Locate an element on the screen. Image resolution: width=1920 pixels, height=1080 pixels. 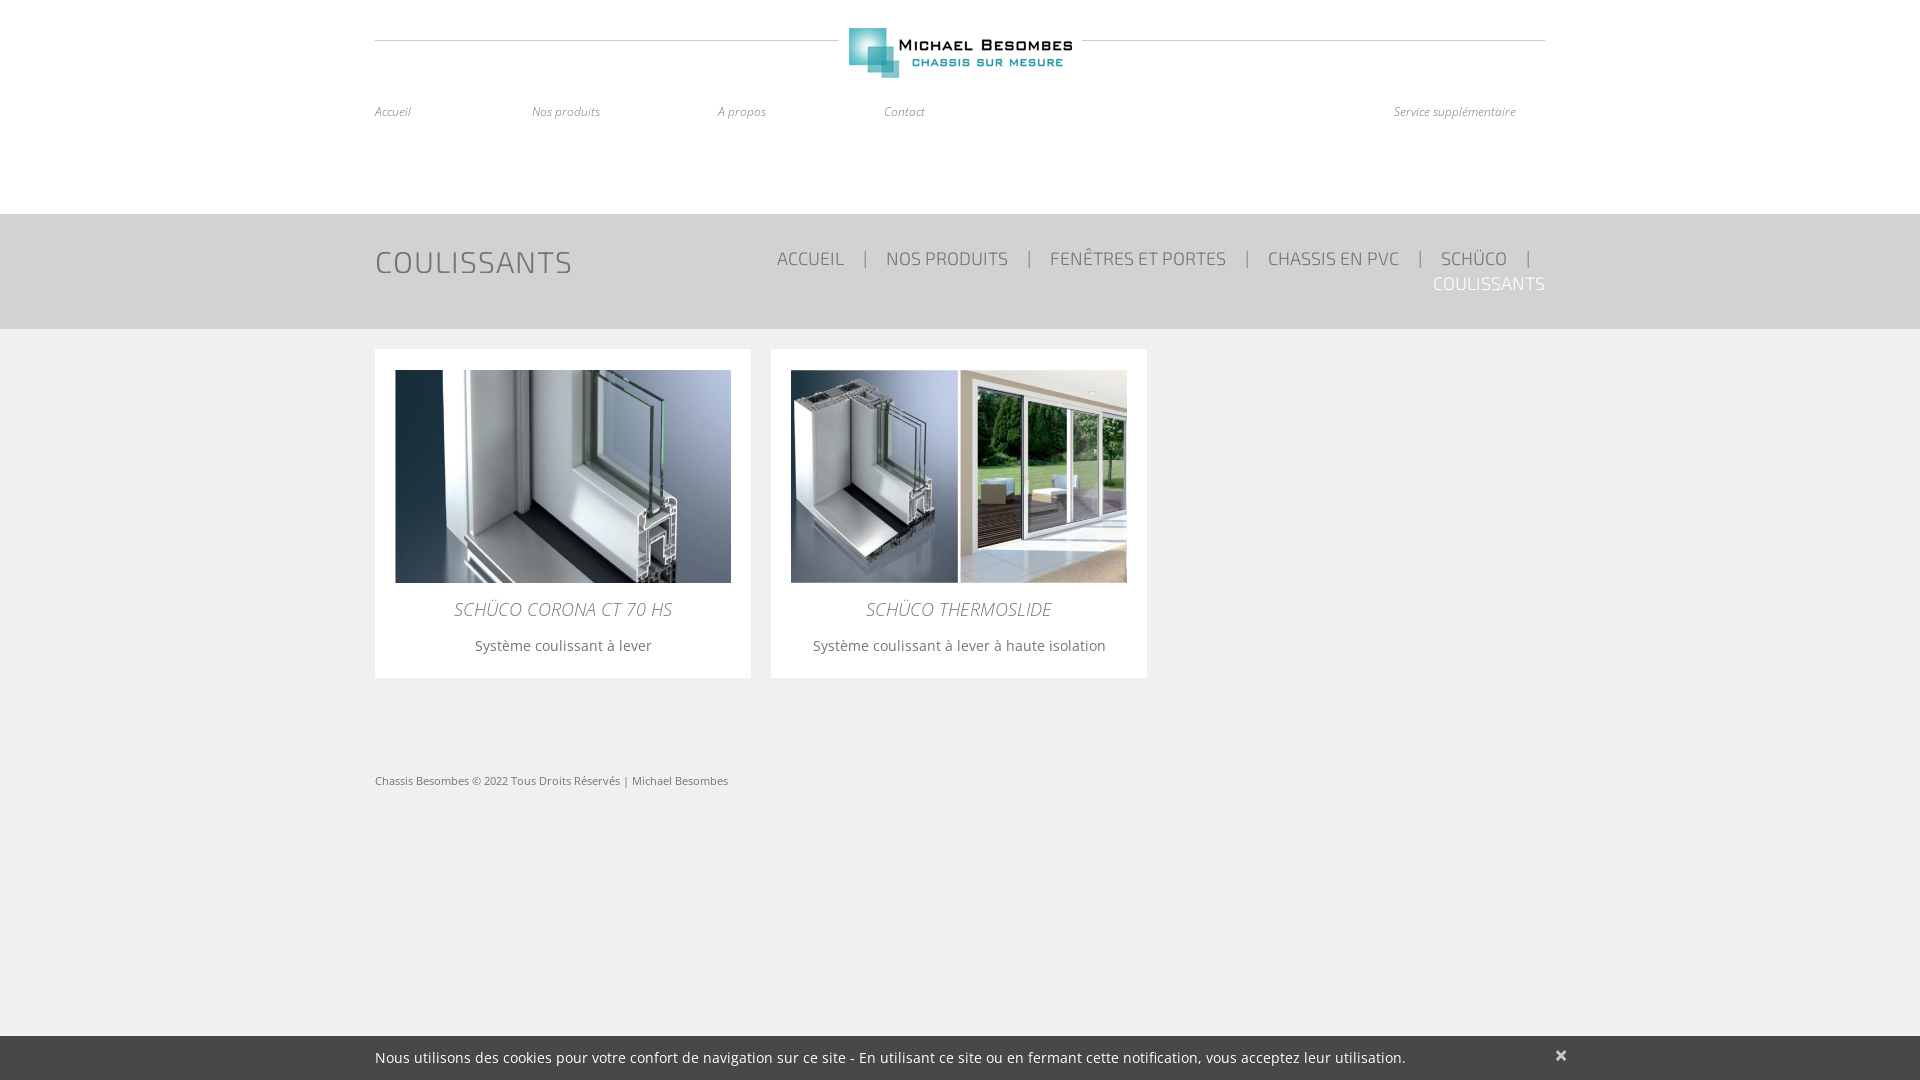
'ACCUEIL' is located at coordinates (810, 257).